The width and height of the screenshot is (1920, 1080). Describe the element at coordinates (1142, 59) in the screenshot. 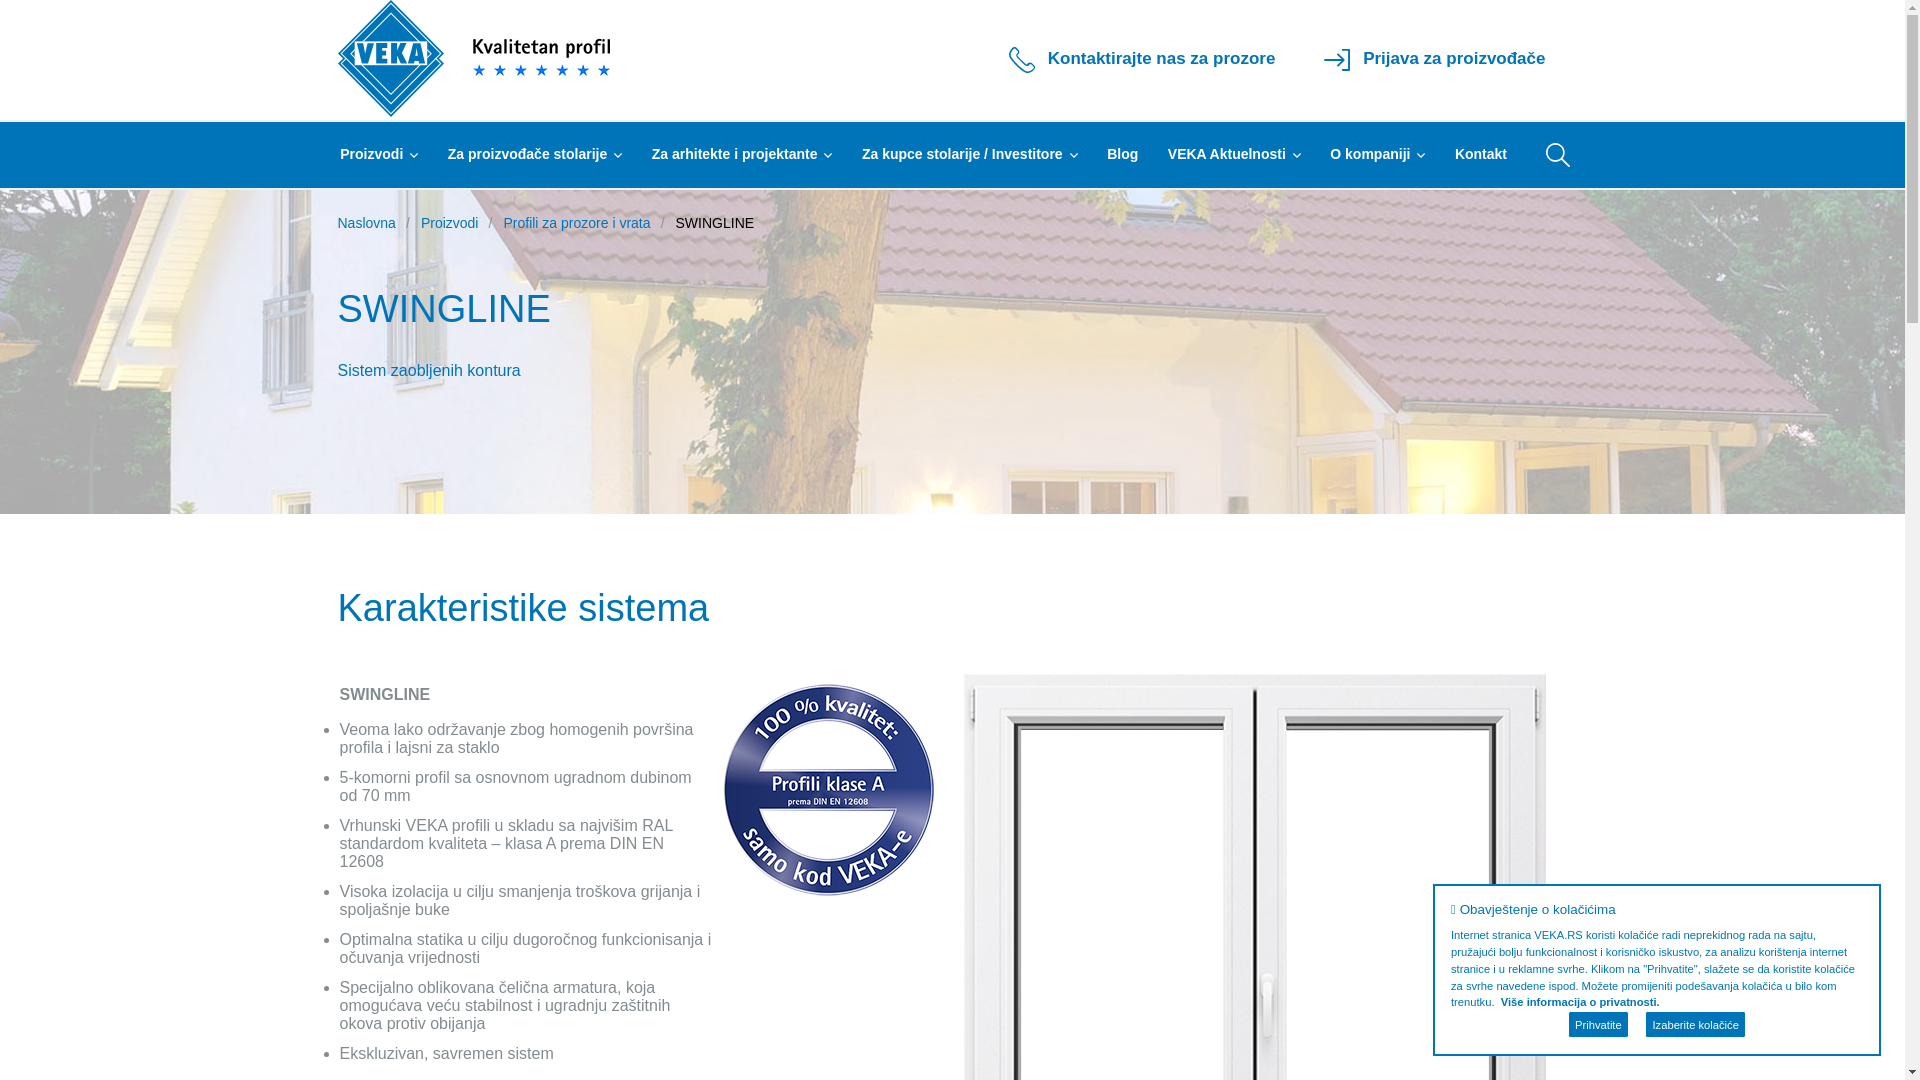

I see `'Kontaktirajte nas za prozore'` at that location.